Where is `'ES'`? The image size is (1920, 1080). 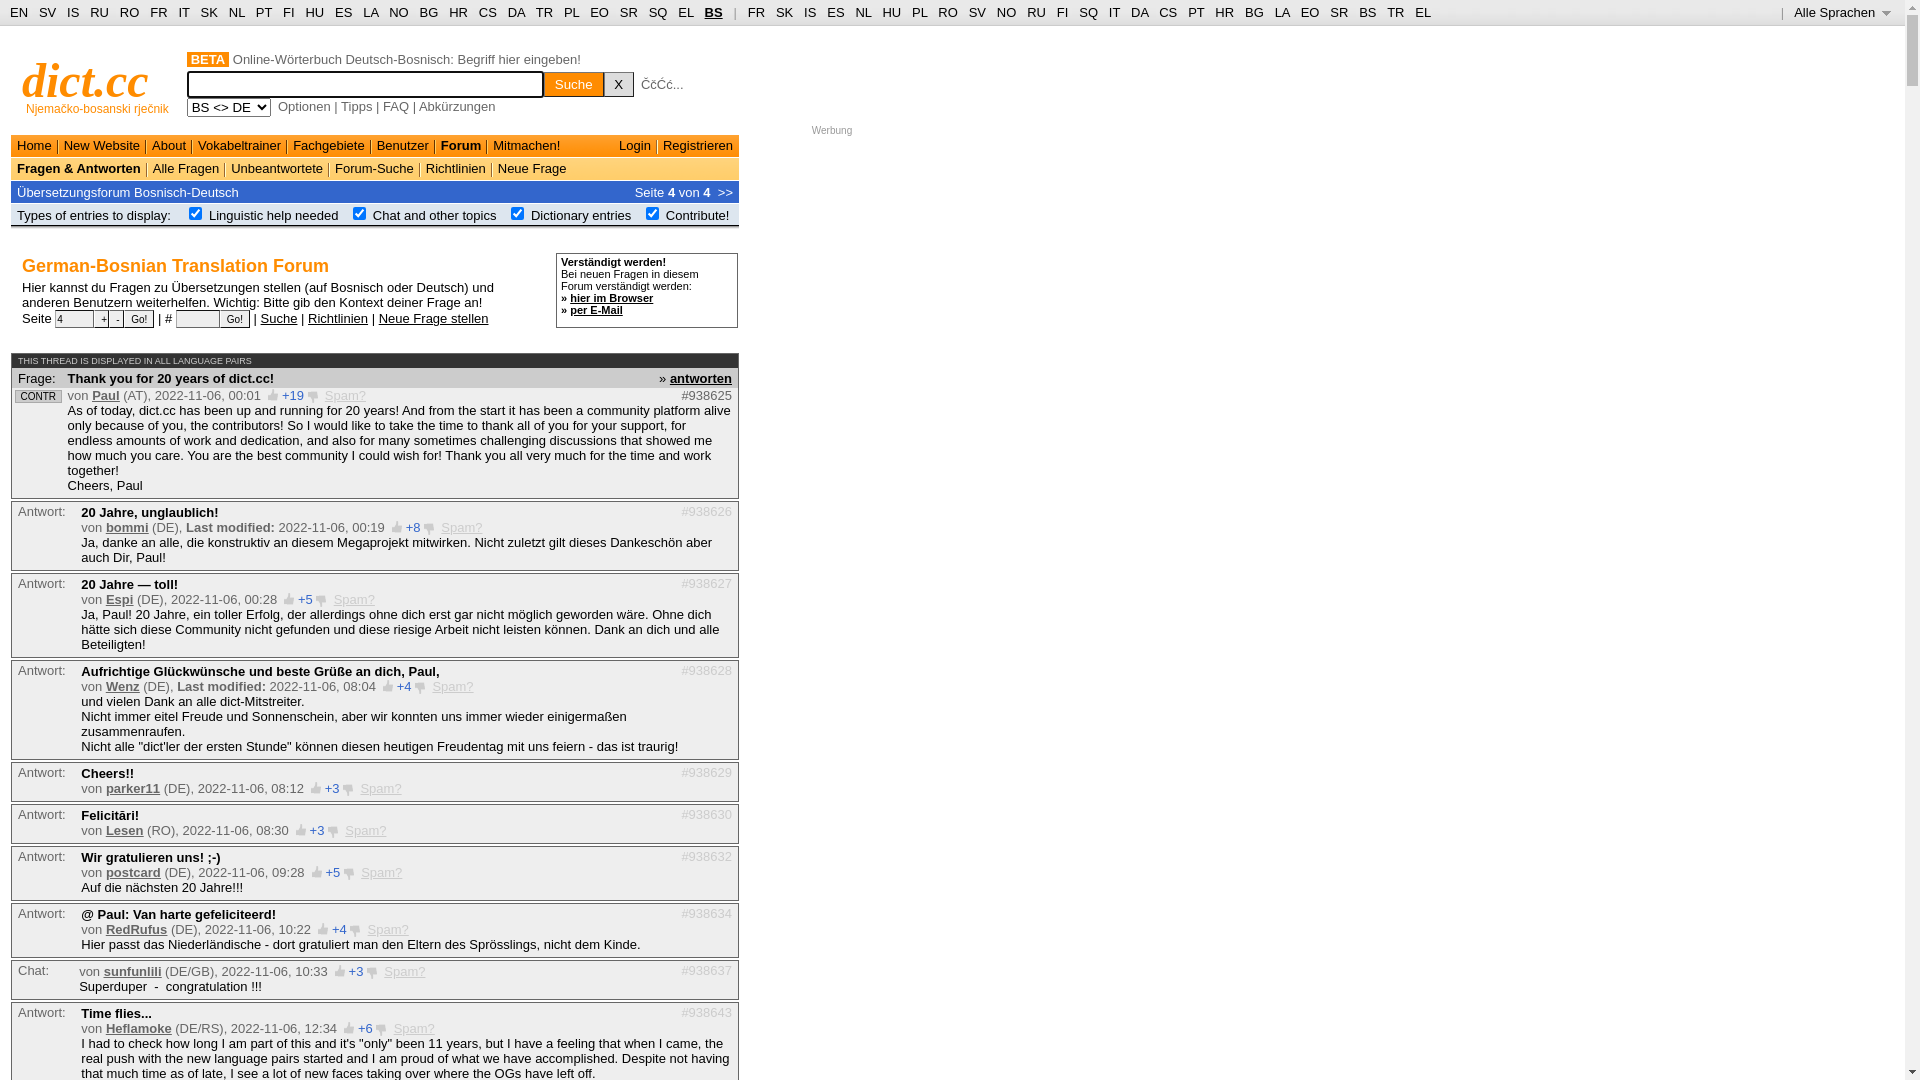
'ES' is located at coordinates (335, 12).